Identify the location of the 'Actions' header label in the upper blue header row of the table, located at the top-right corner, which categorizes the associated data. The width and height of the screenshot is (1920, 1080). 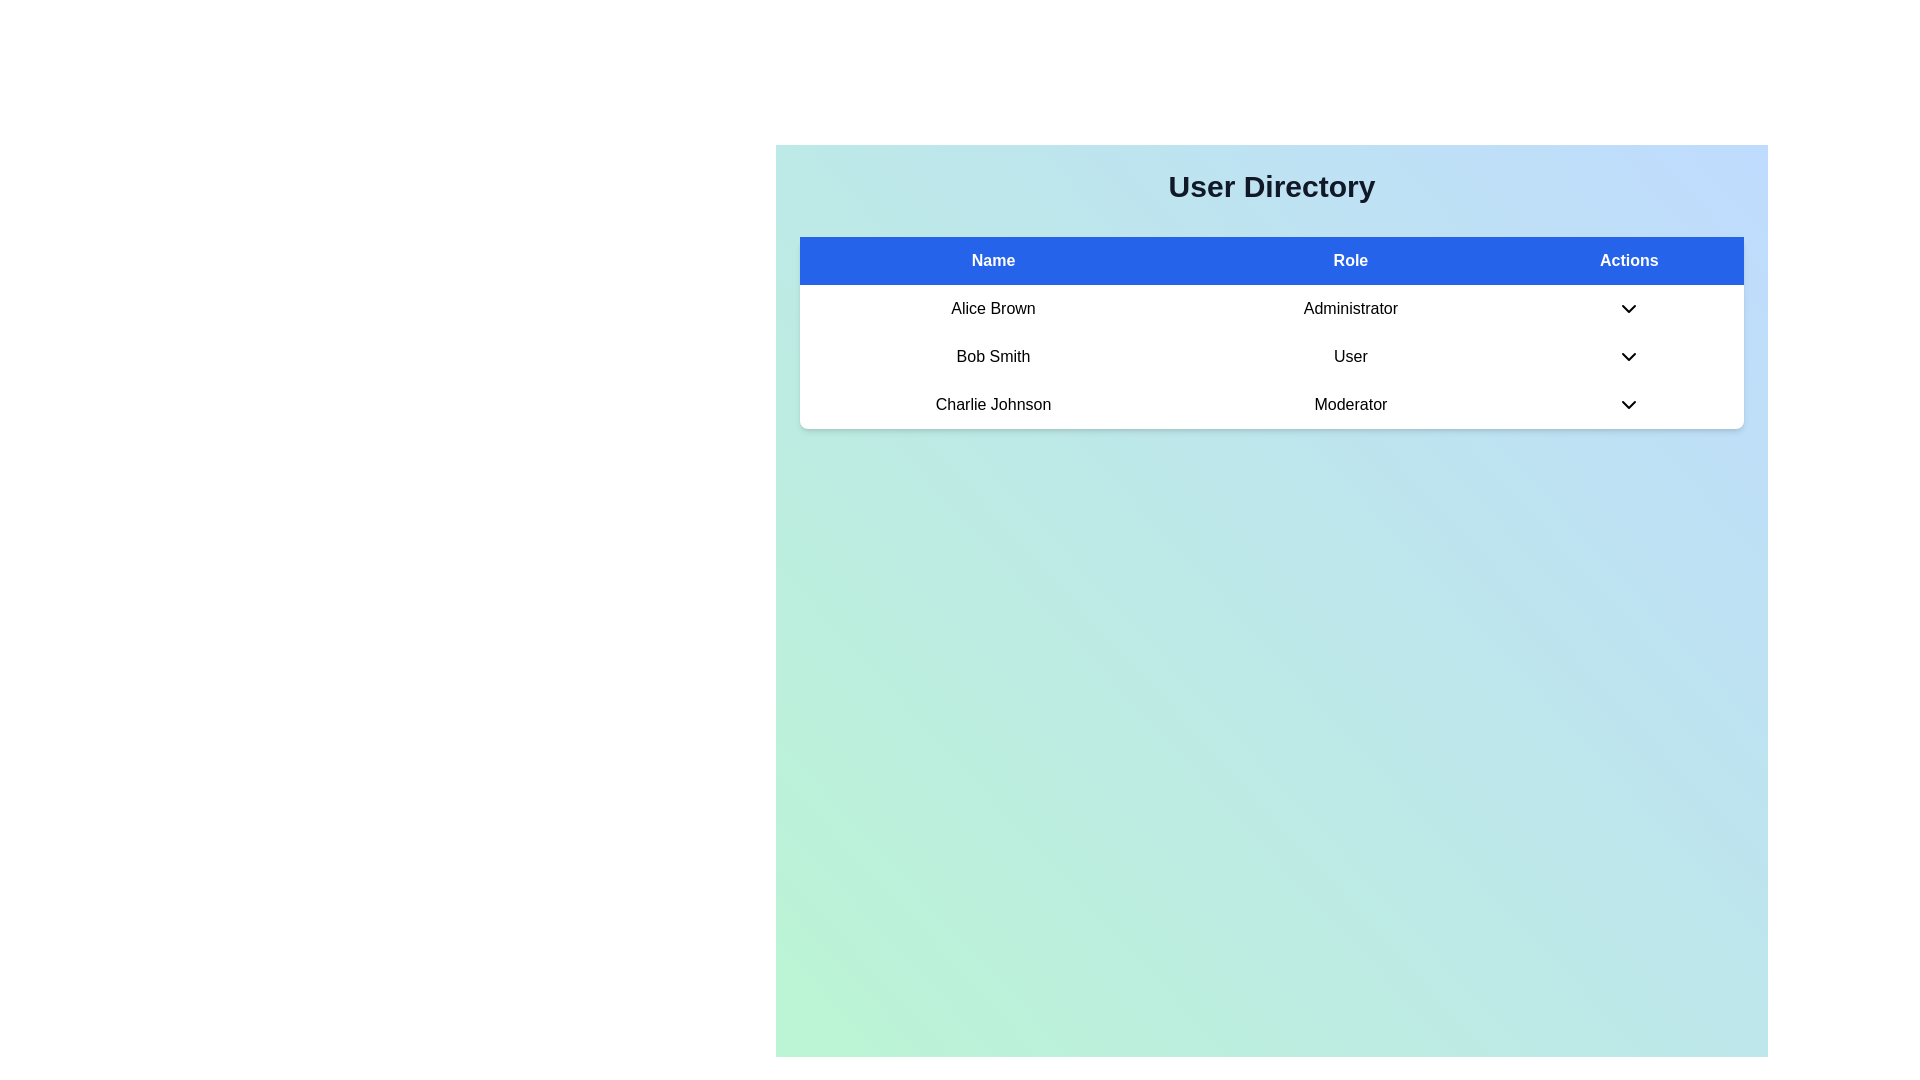
(1629, 260).